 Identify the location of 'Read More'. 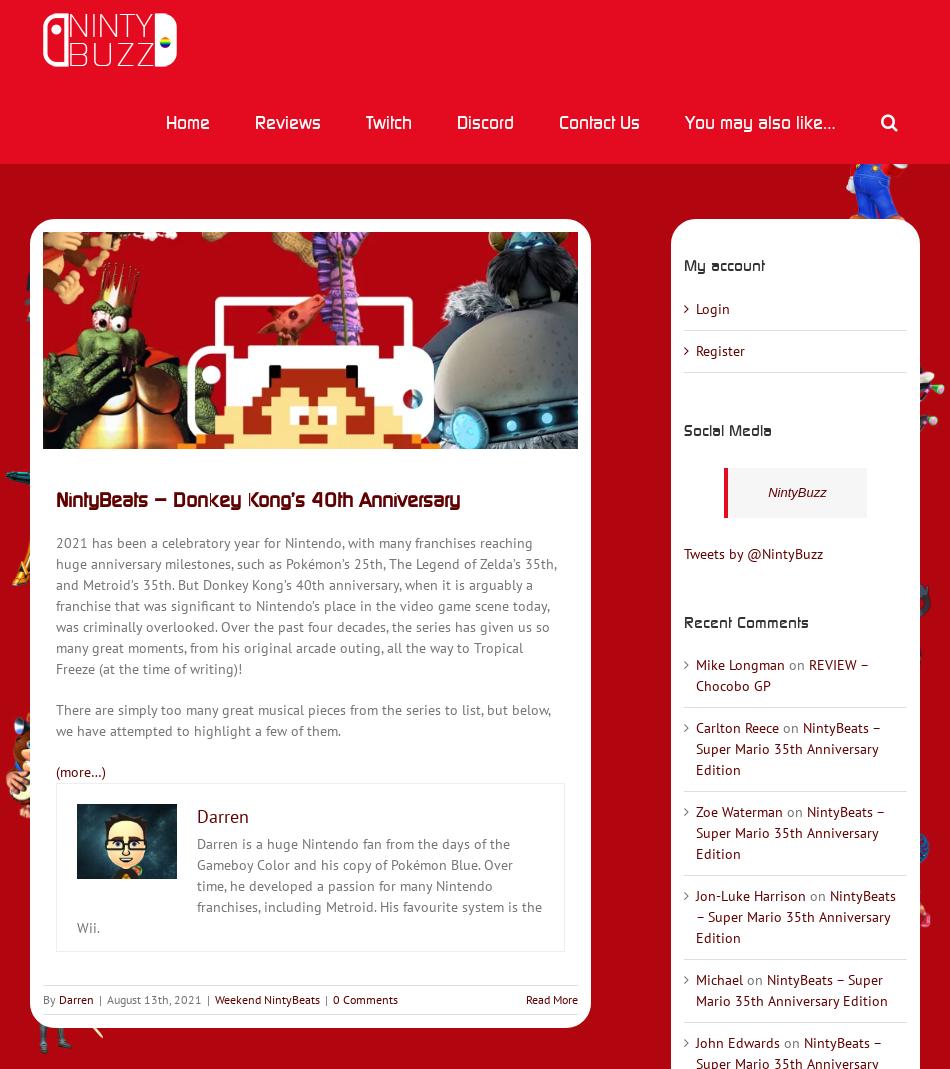
(551, 999).